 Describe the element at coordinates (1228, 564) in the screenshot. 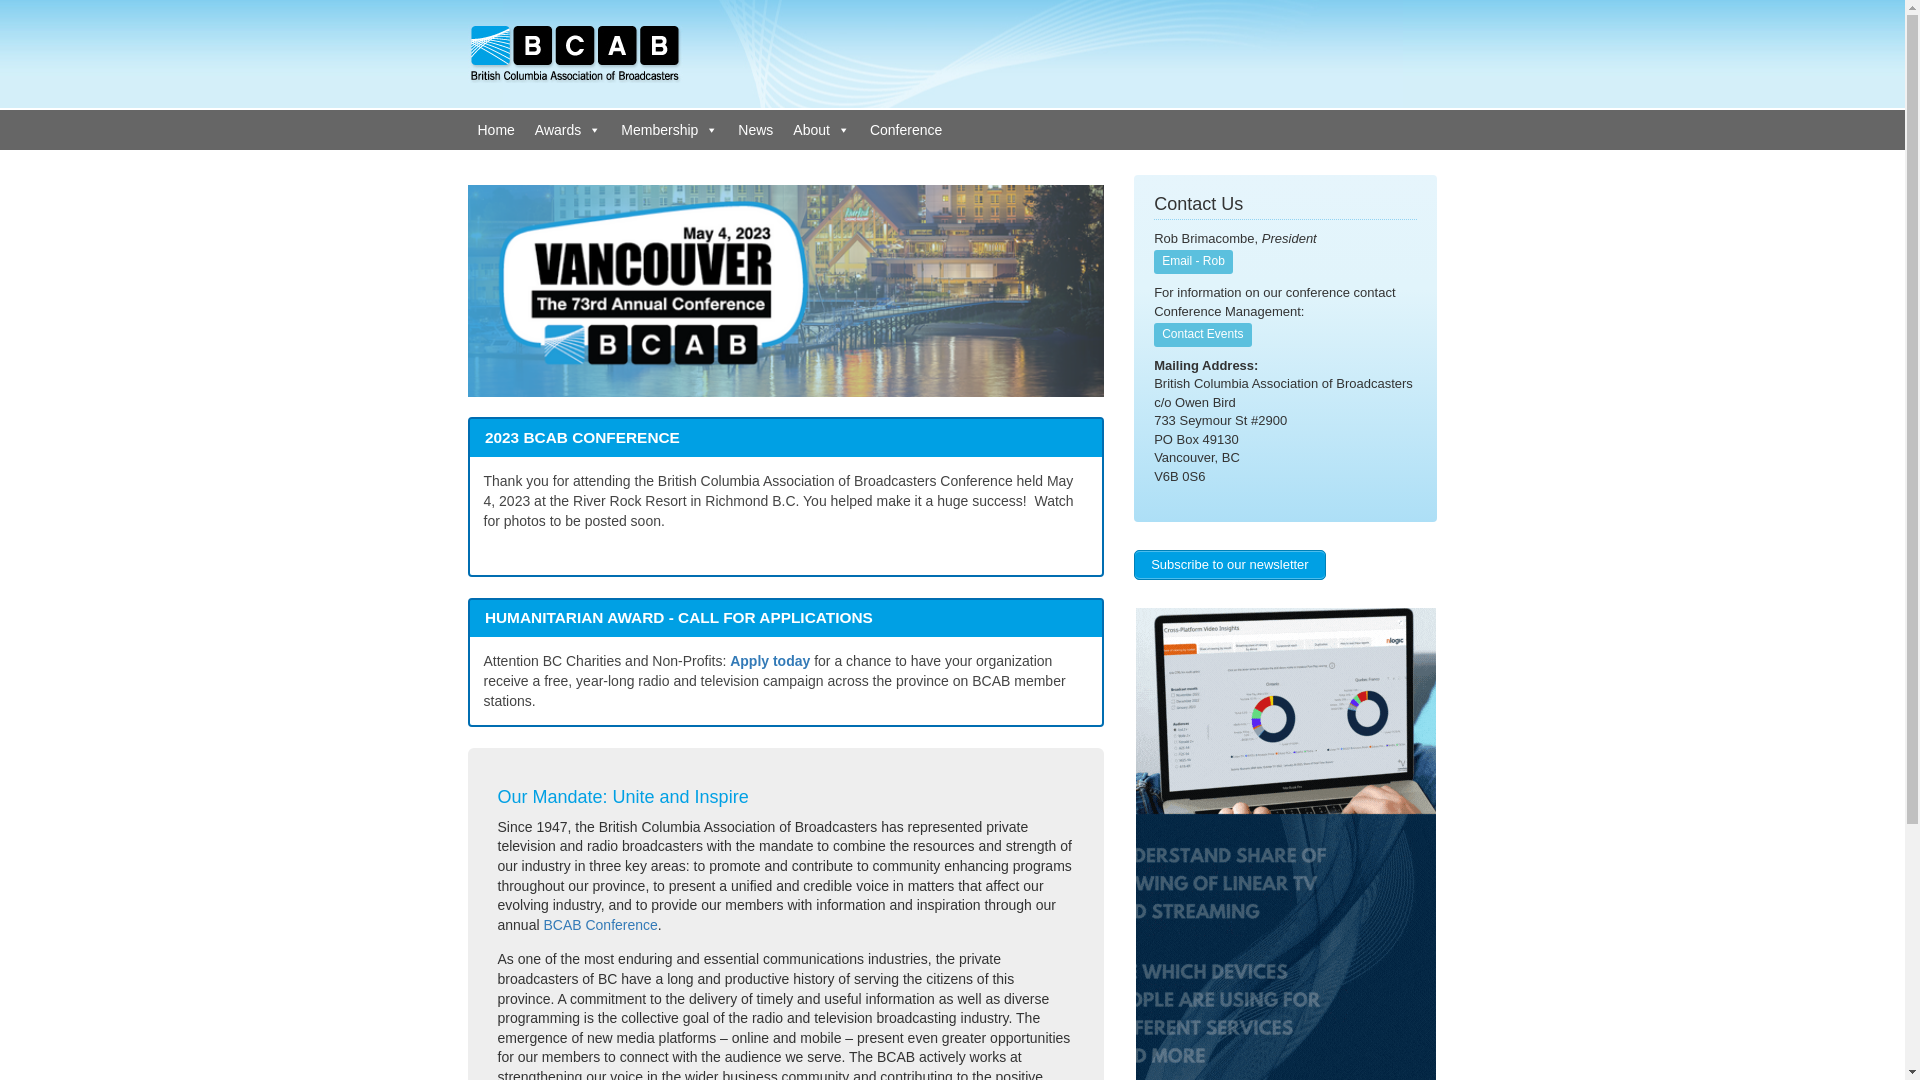

I see `'Subscribe to our newsletter'` at that location.